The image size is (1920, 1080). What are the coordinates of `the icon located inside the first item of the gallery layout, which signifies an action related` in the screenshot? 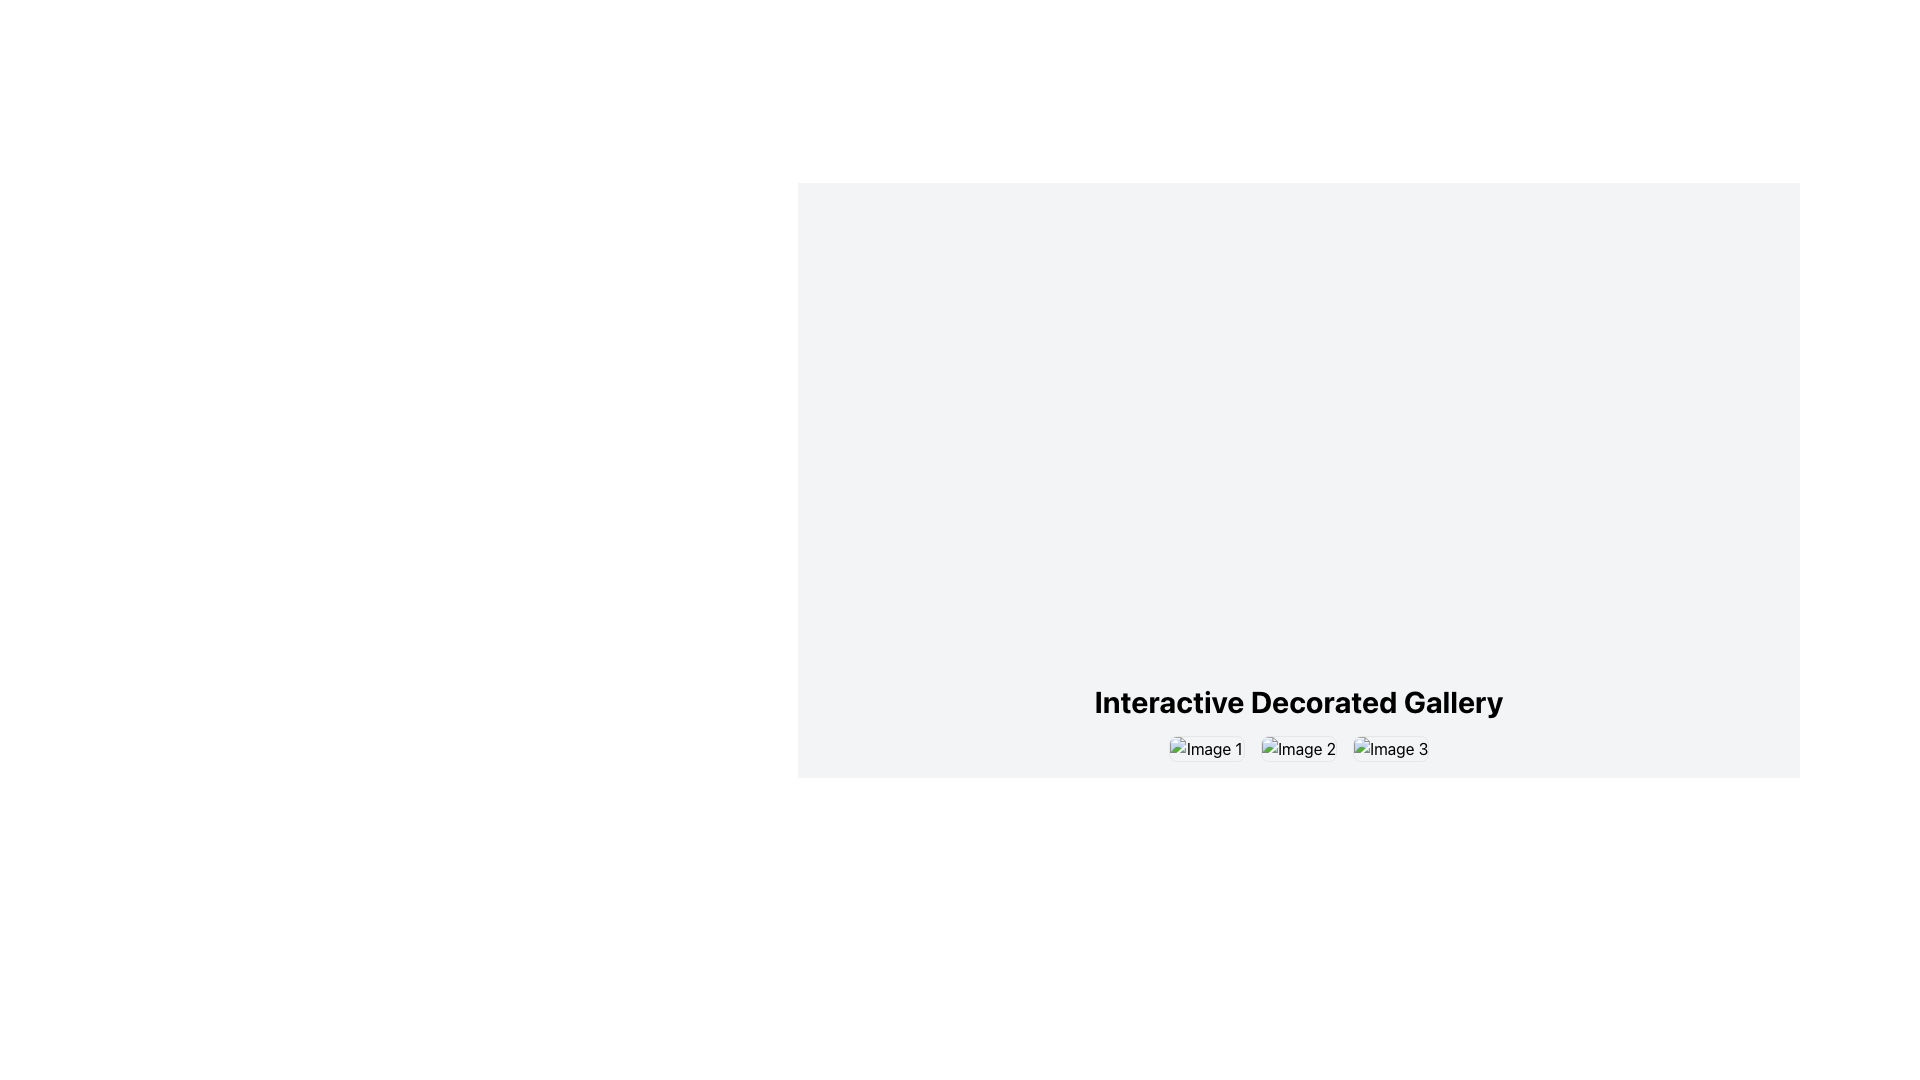 It's located at (1205, 748).